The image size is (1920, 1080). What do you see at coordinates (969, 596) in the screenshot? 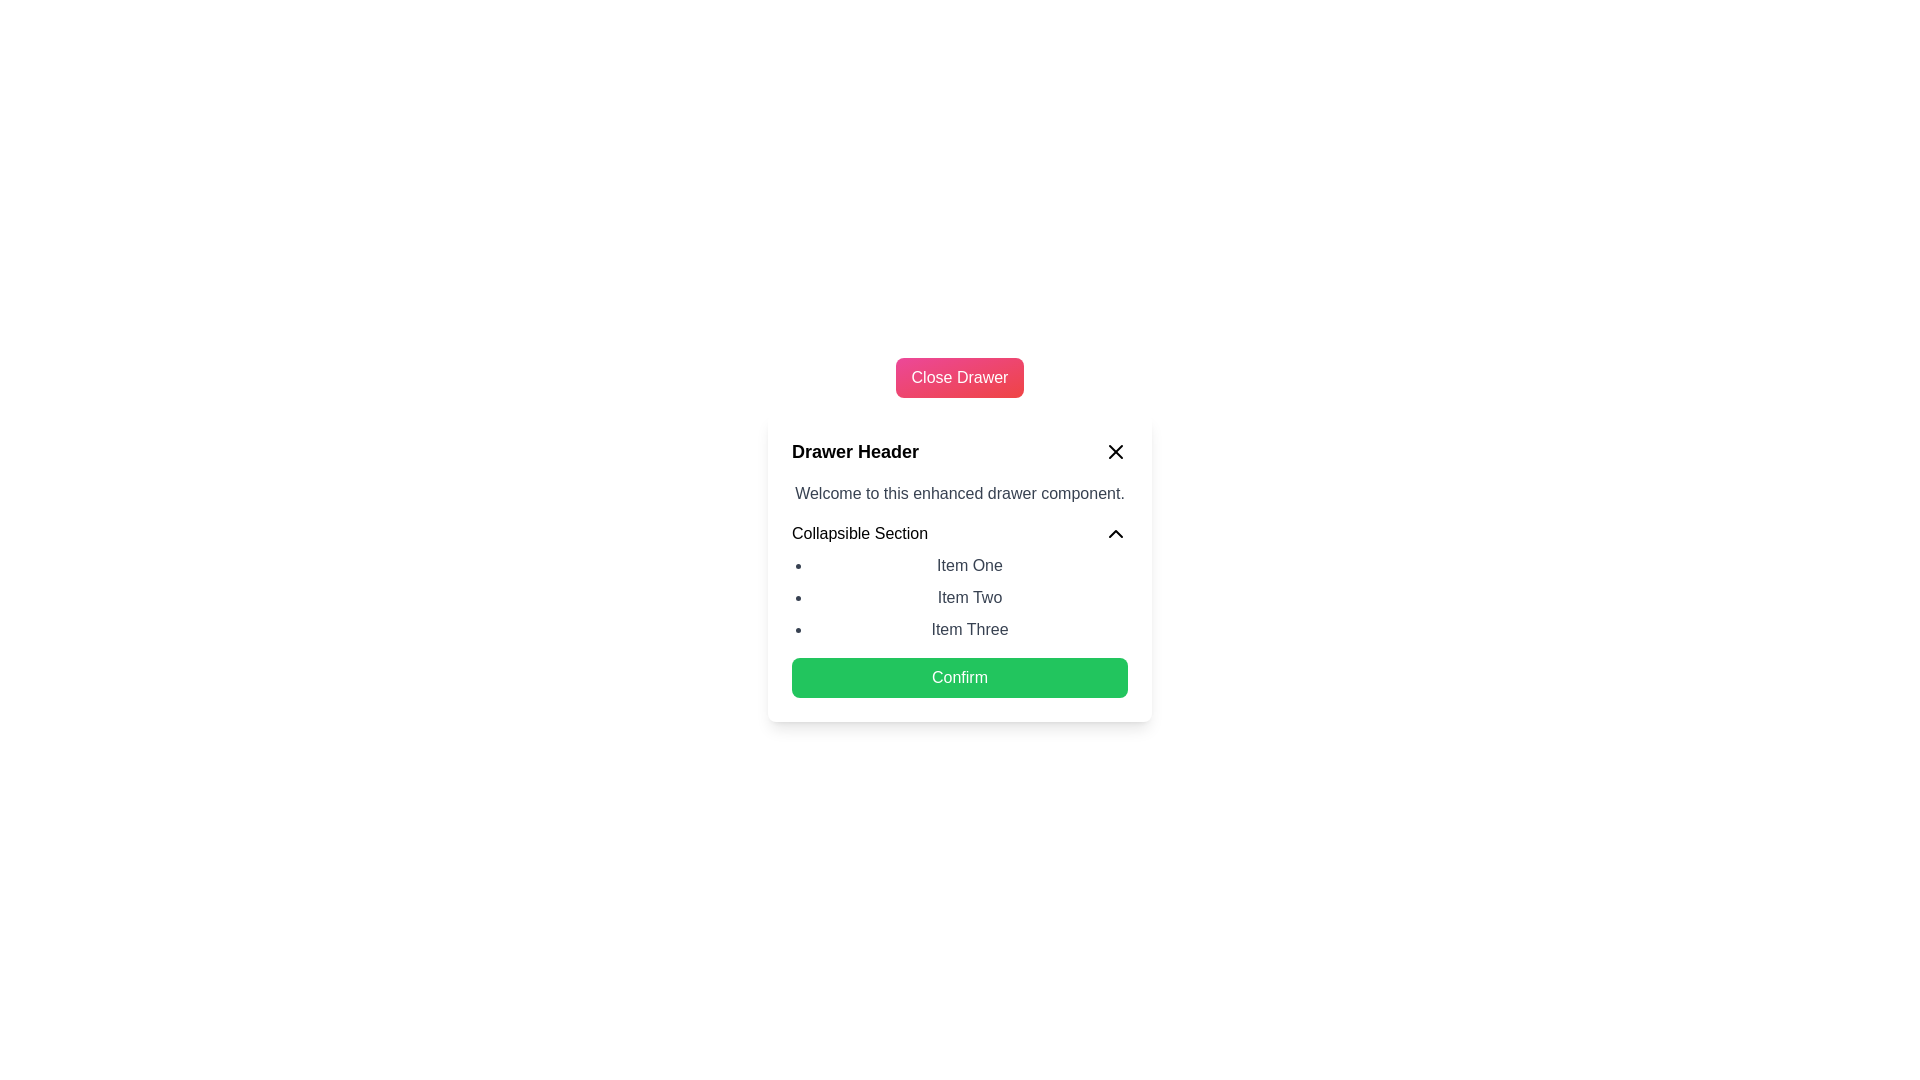
I see `the list item labeled 'Item Two', which is styled in gray and positioned as the second item in a bullet-point list within the 'Collapsible Section' modal` at bounding box center [969, 596].